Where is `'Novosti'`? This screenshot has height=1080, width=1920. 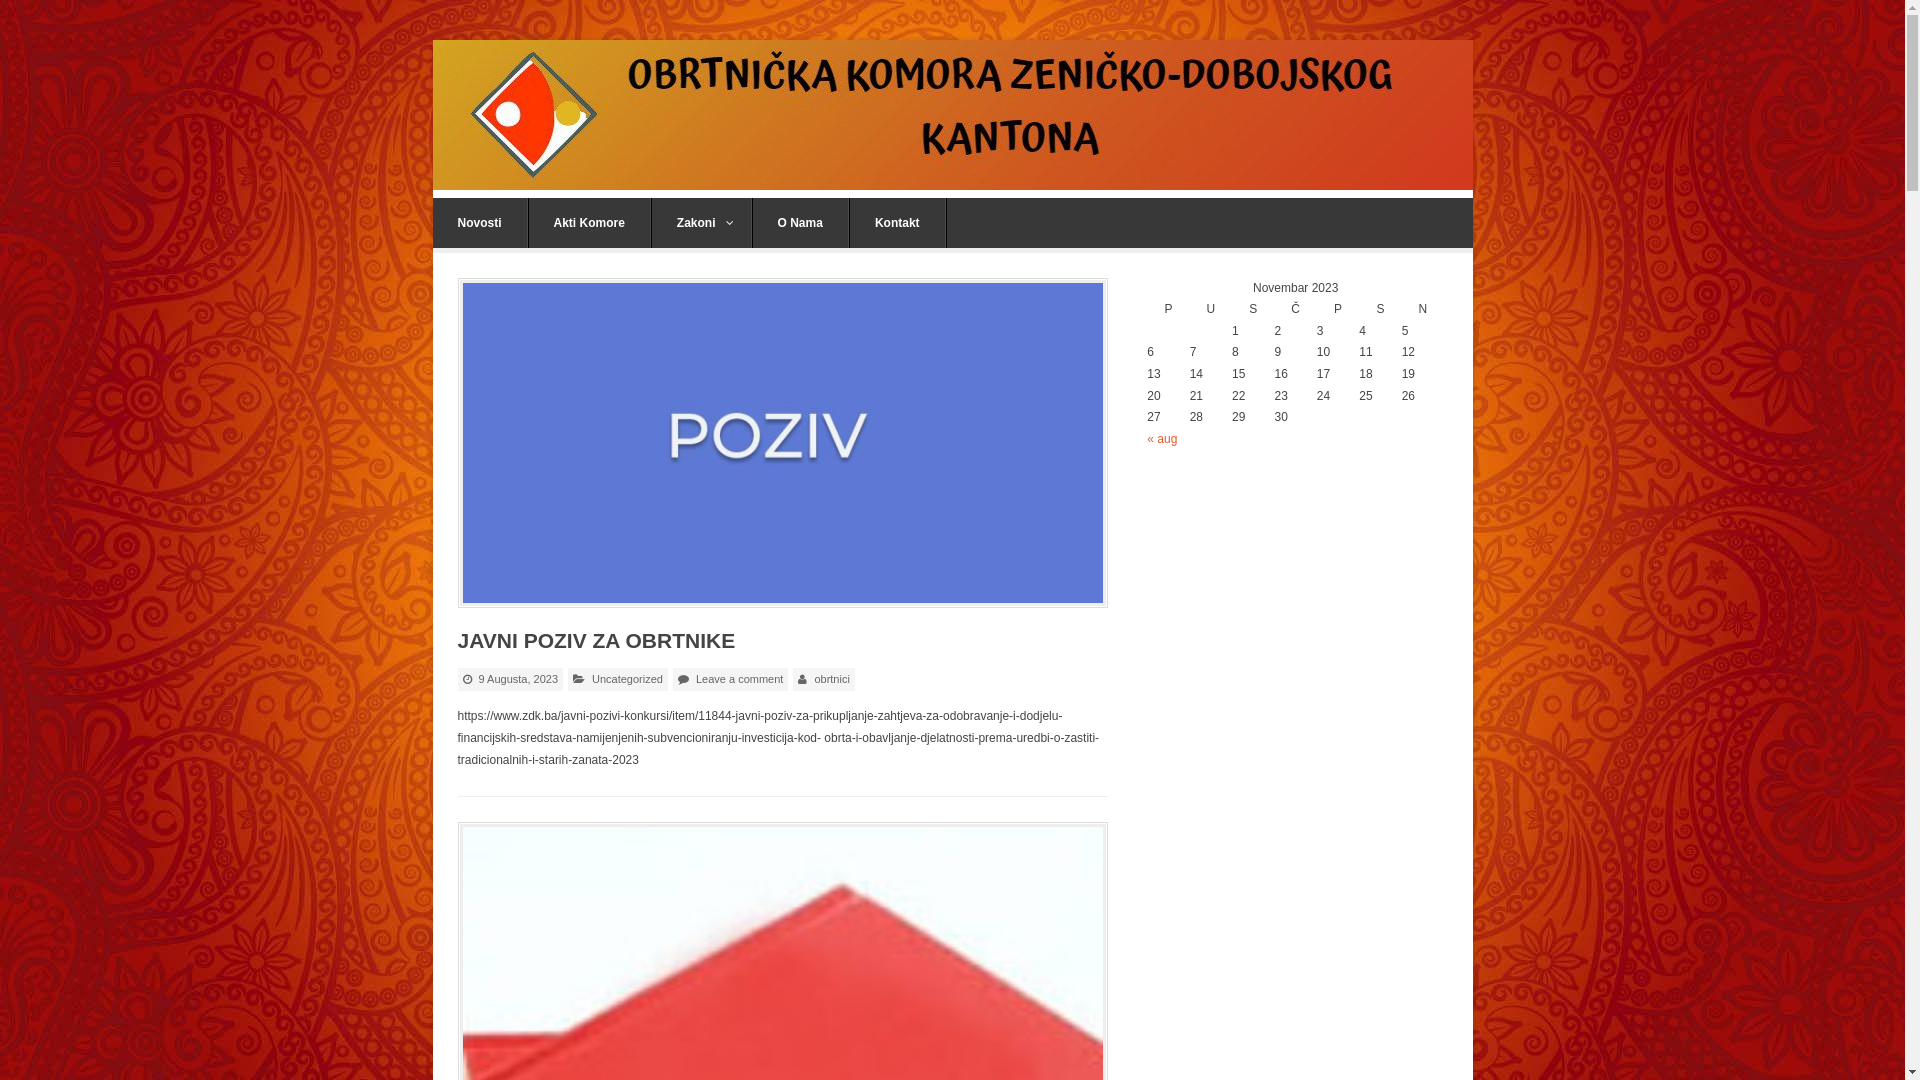
'Novosti' is located at coordinates (431, 223).